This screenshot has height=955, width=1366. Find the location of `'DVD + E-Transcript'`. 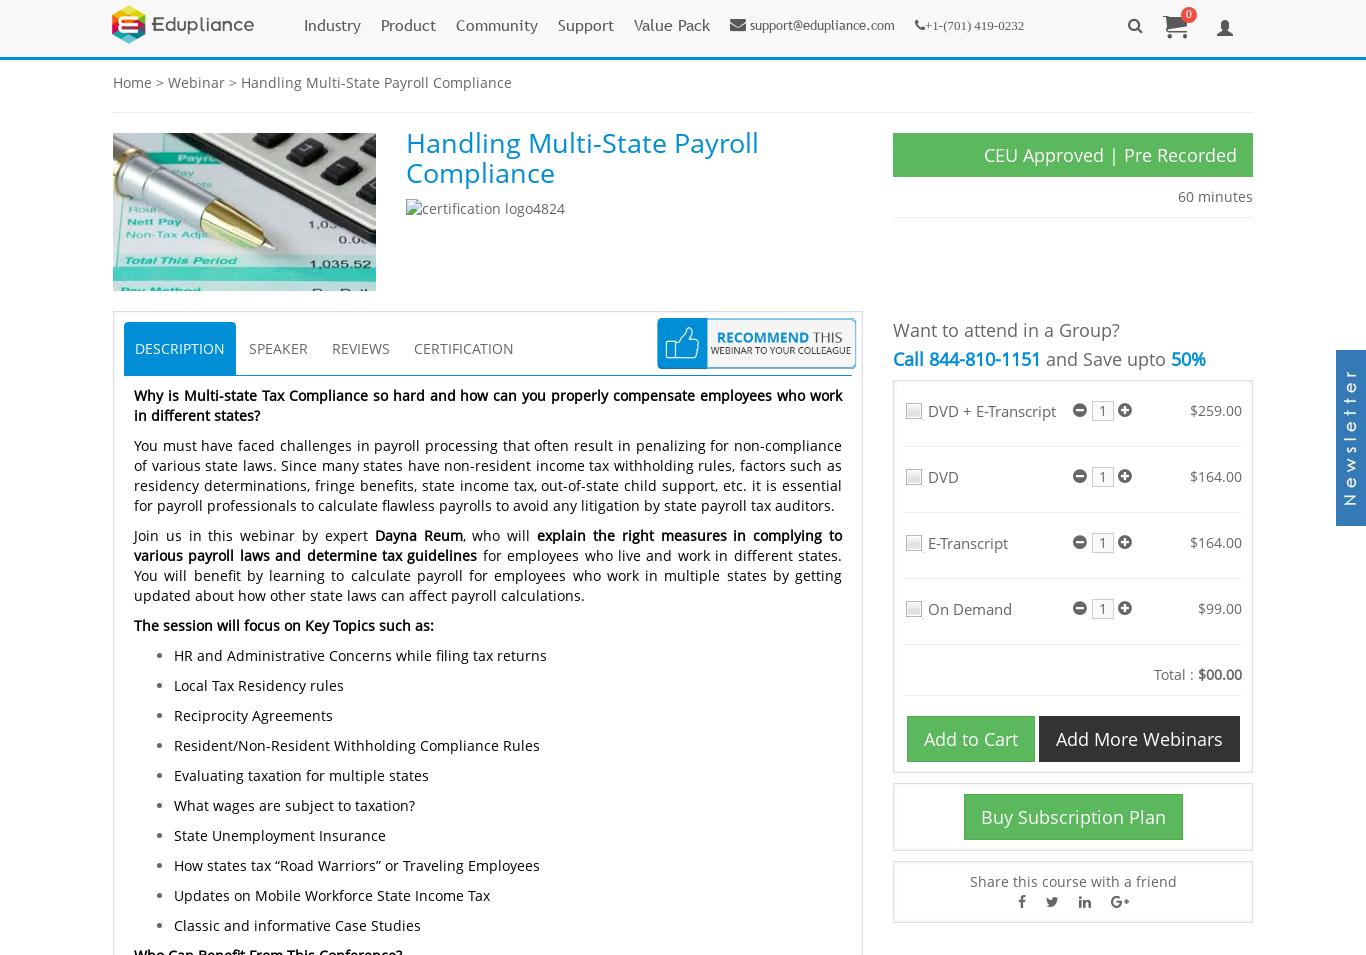

'DVD + E-Transcript' is located at coordinates (991, 410).